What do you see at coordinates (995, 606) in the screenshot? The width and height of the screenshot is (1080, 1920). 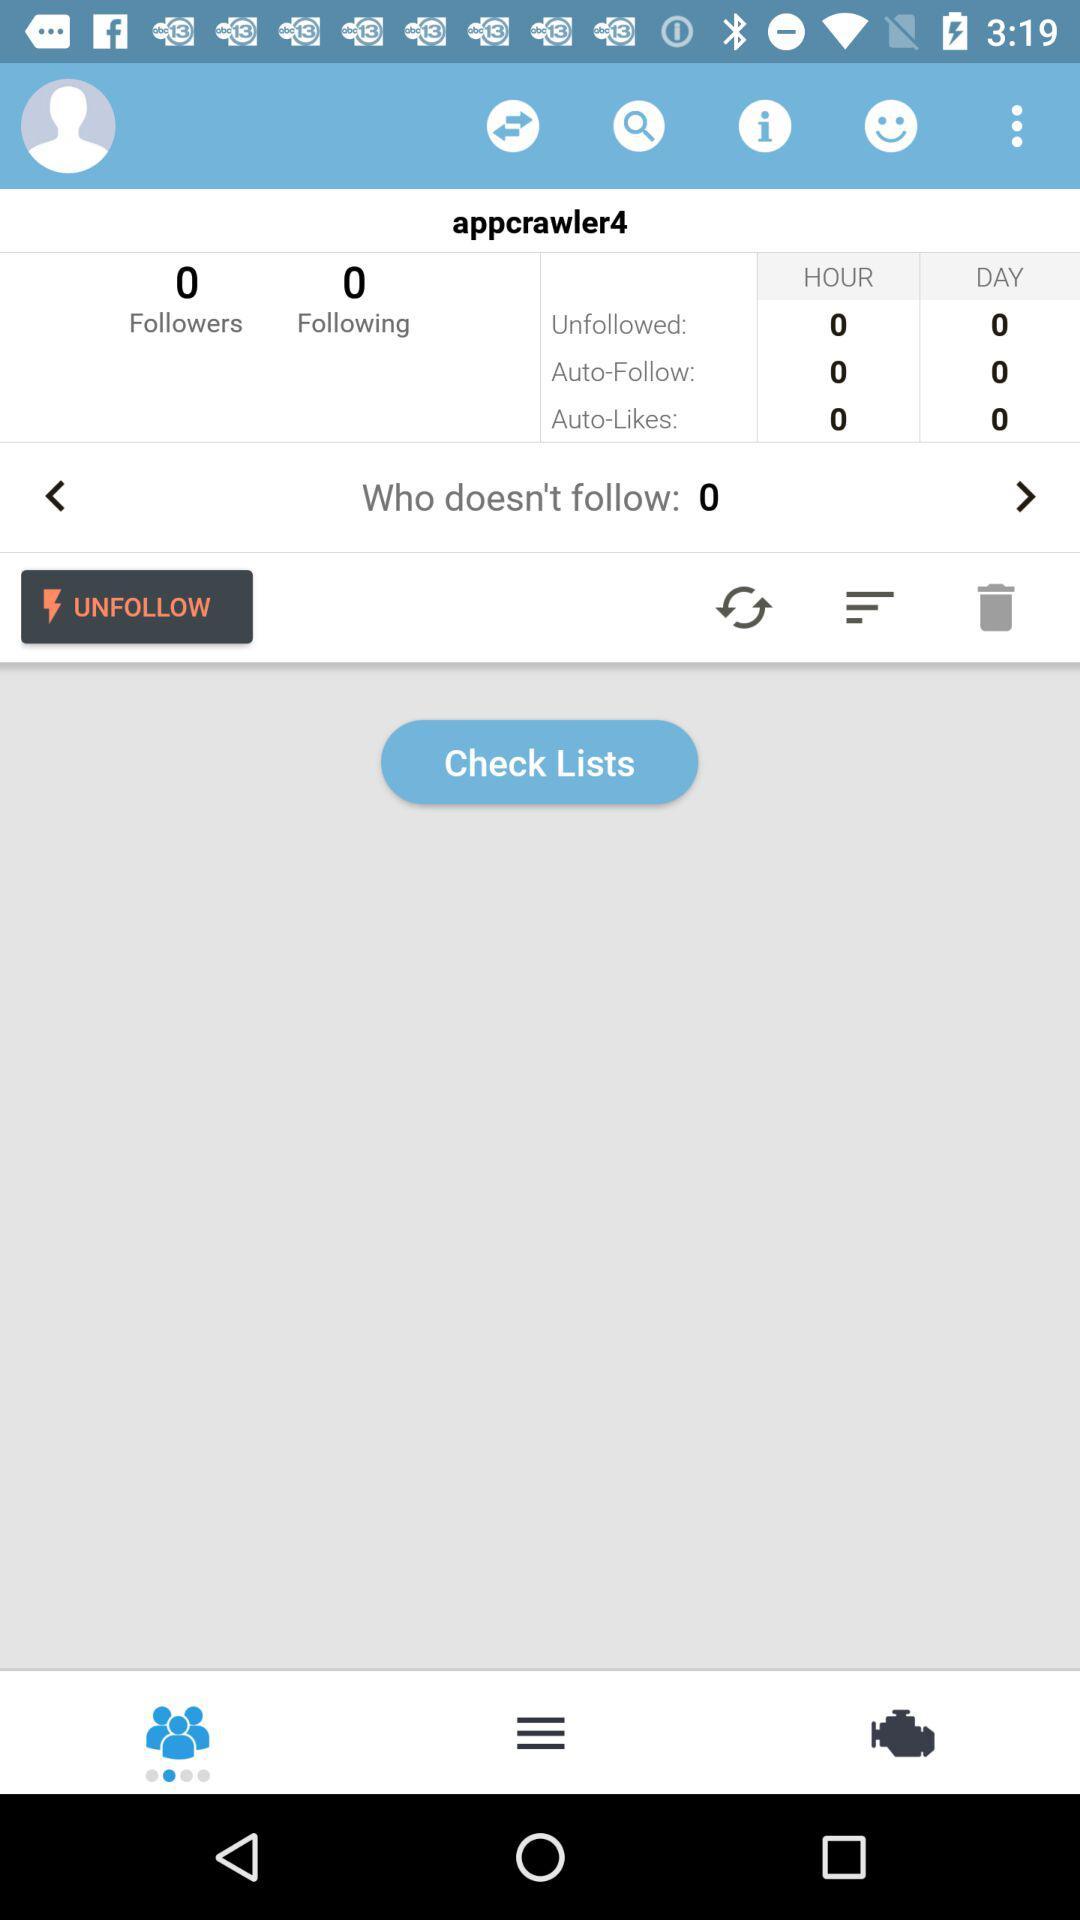 I see `press trash button` at bounding box center [995, 606].